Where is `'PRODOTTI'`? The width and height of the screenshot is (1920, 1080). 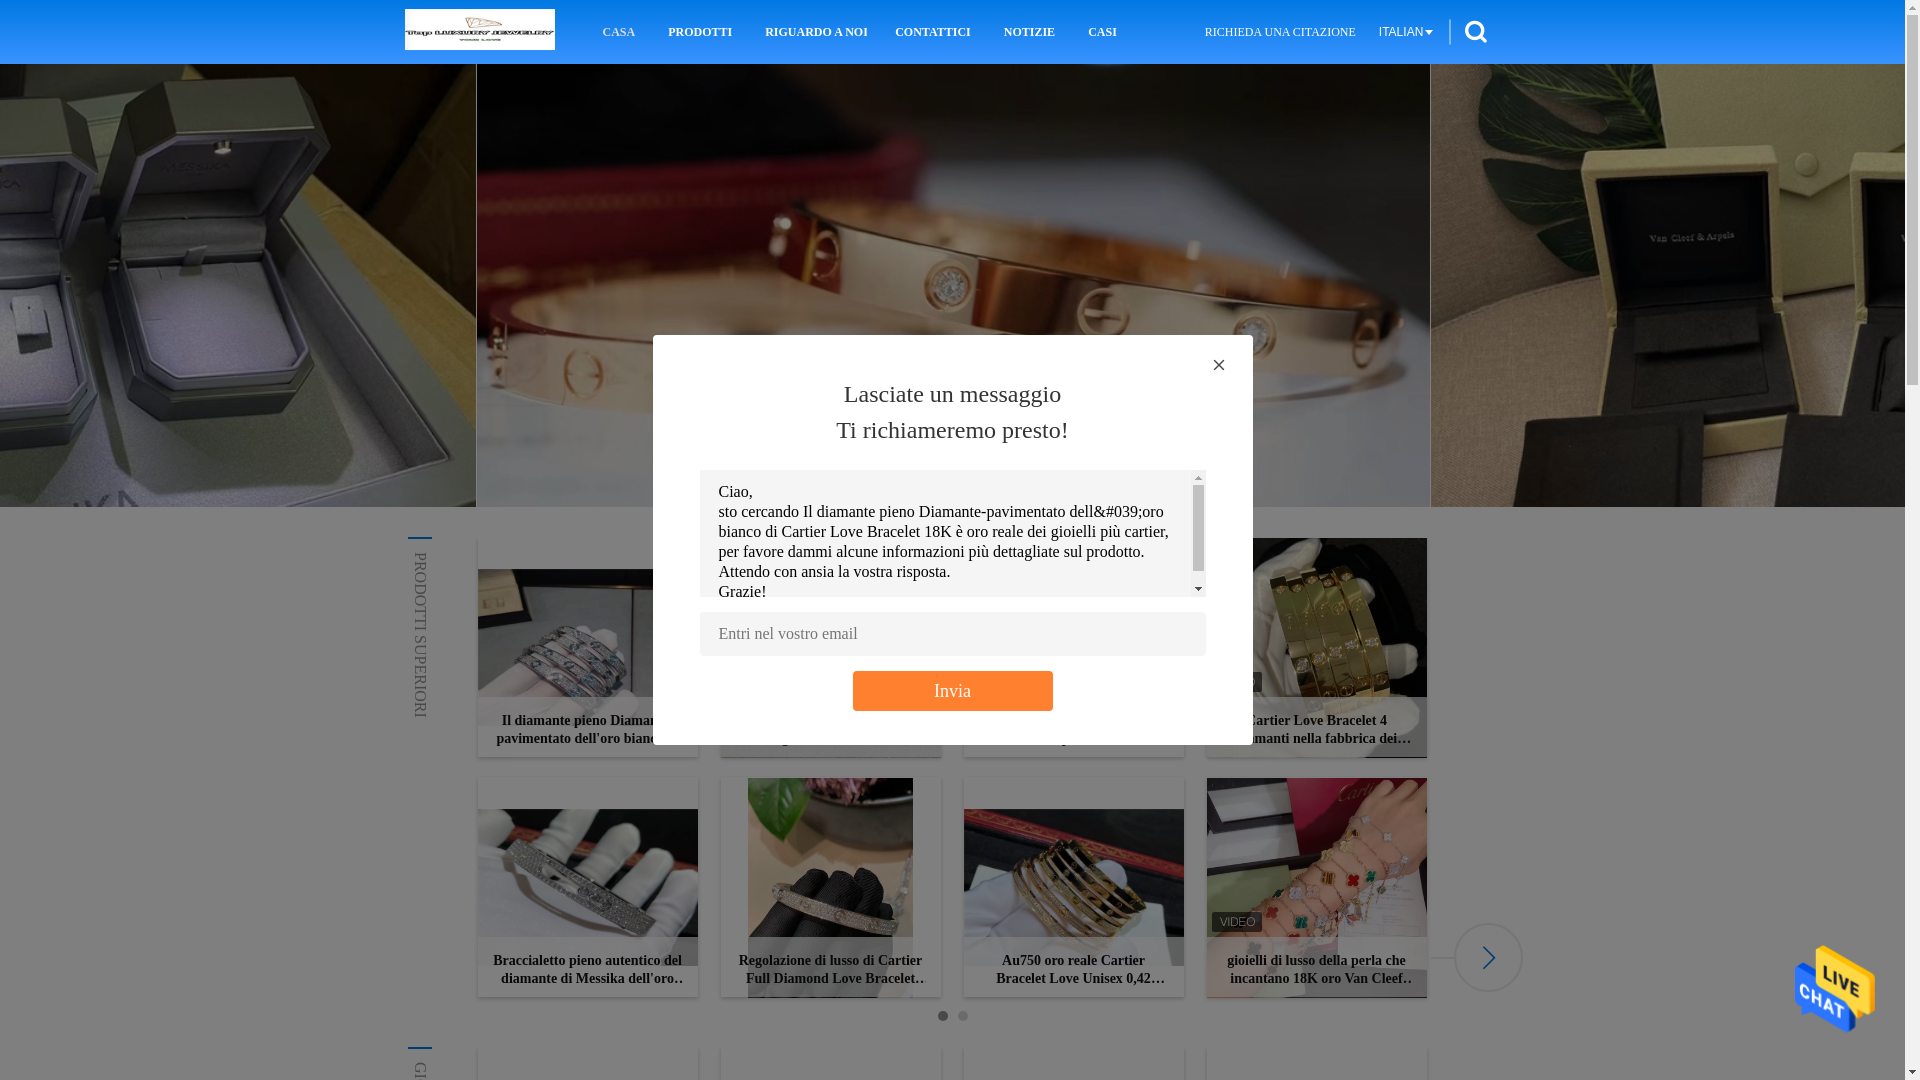
'PRODOTTI' is located at coordinates (662, 31).